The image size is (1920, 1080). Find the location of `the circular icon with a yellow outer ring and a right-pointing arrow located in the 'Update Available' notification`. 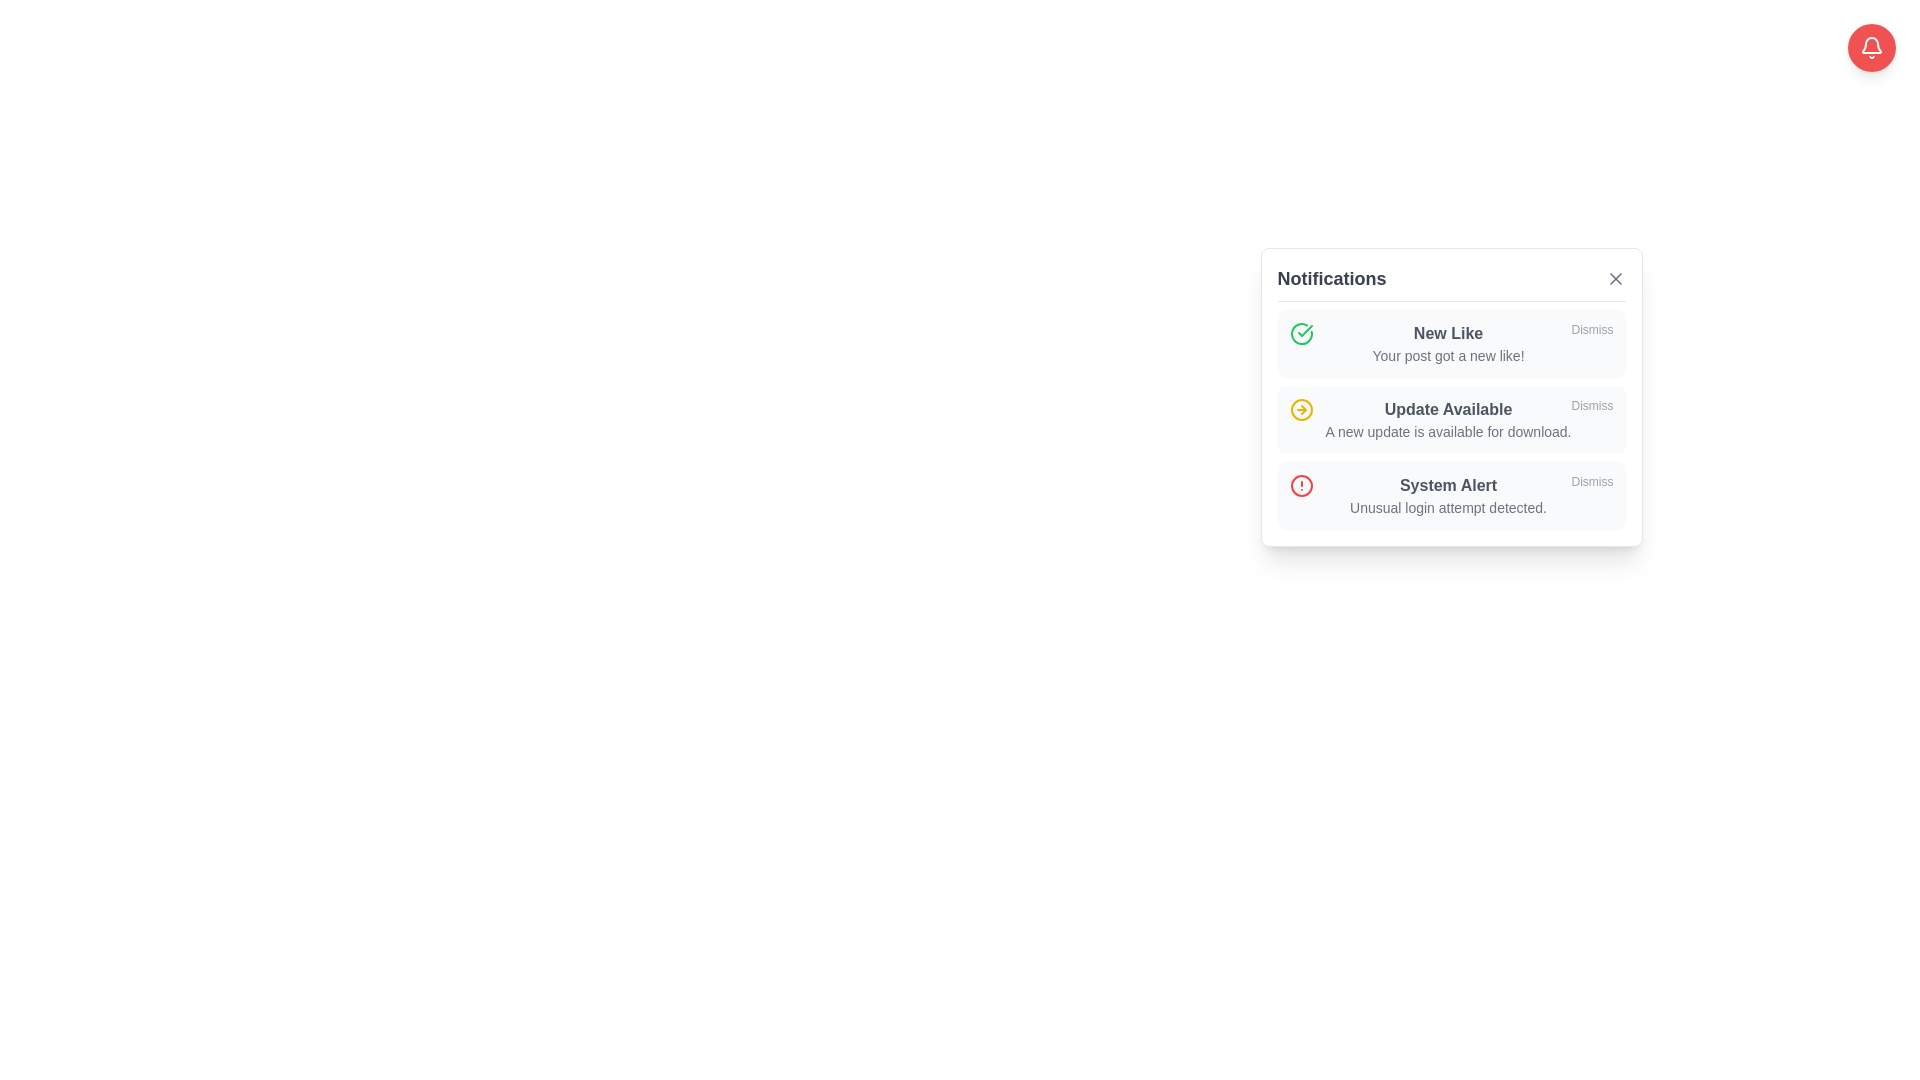

the circular icon with a yellow outer ring and a right-pointing arrow located in the 'Update Available' notification is located at coordinates (1301, 408).